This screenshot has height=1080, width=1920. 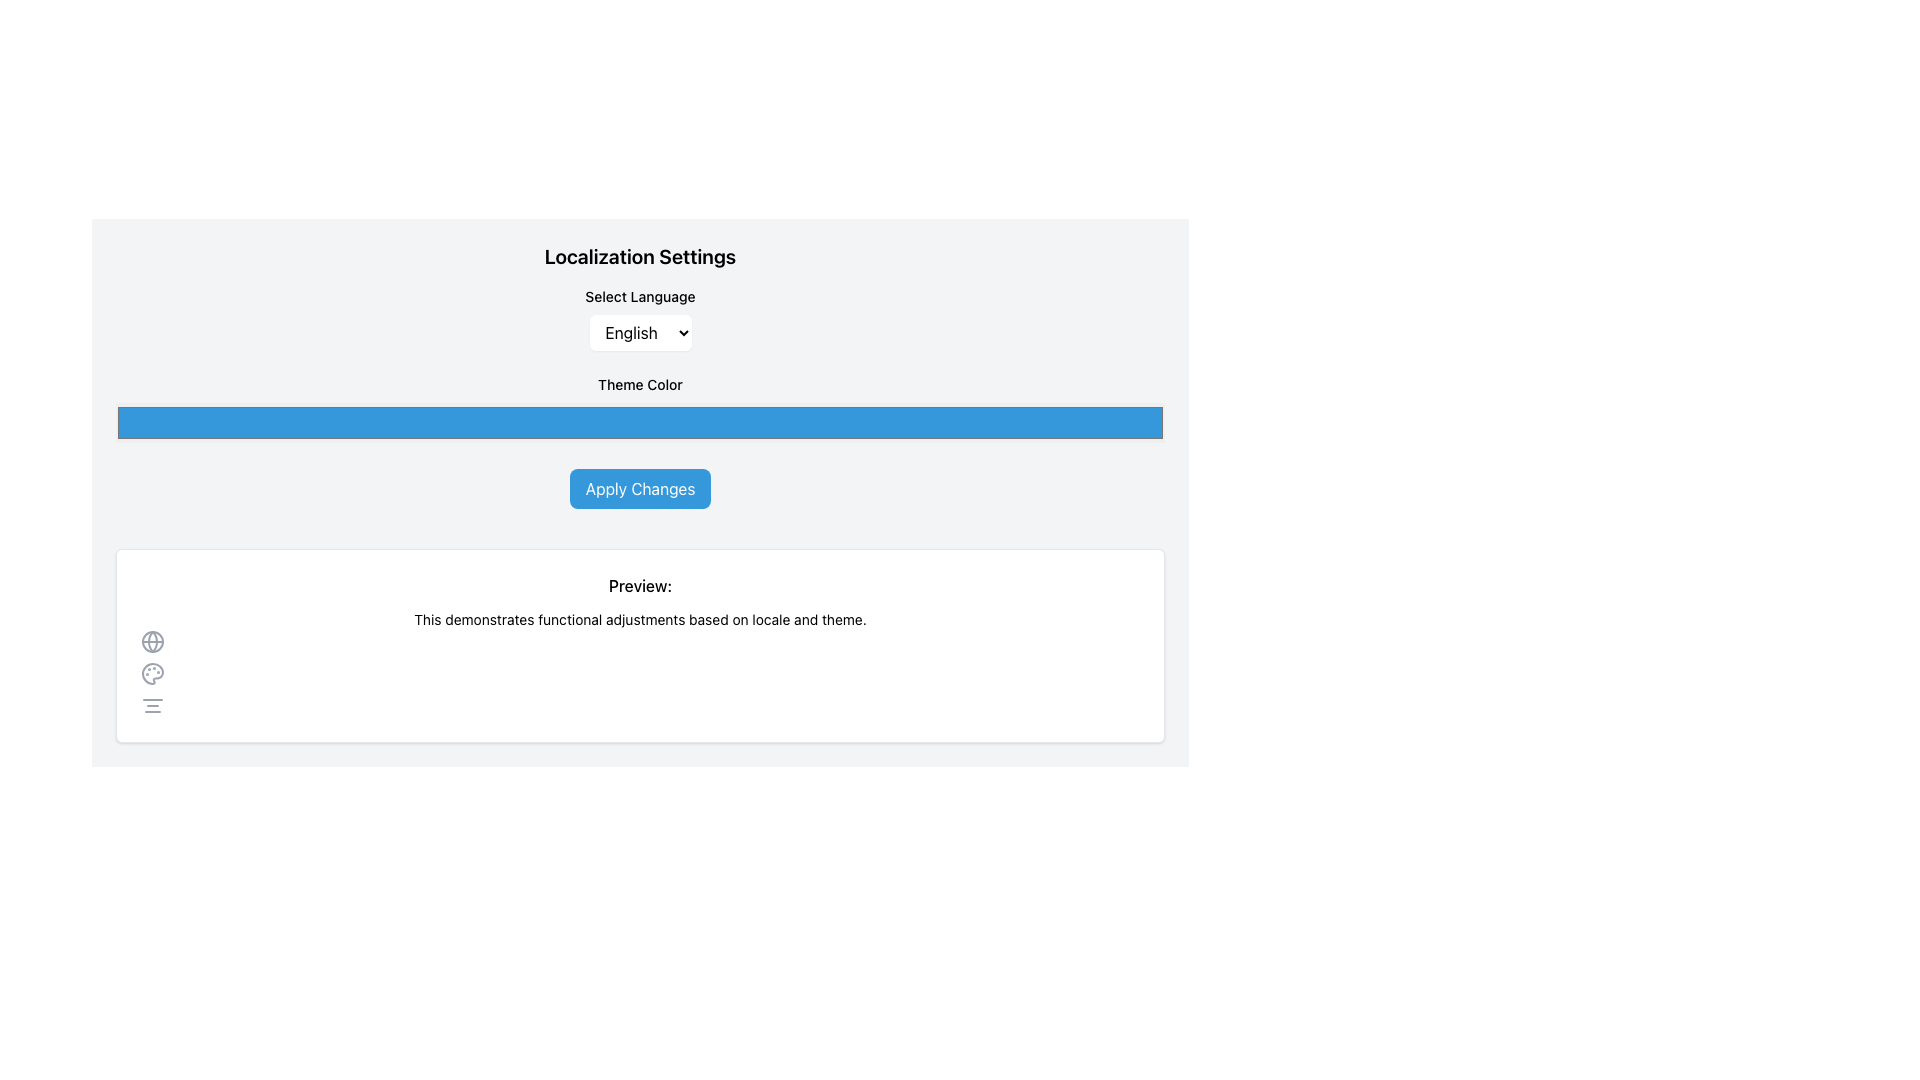 What do you see at coordinates (640, 256) in the screenshot?
I see `the header text labeled 'Localization Settings'` at bounding box center [640, 256].